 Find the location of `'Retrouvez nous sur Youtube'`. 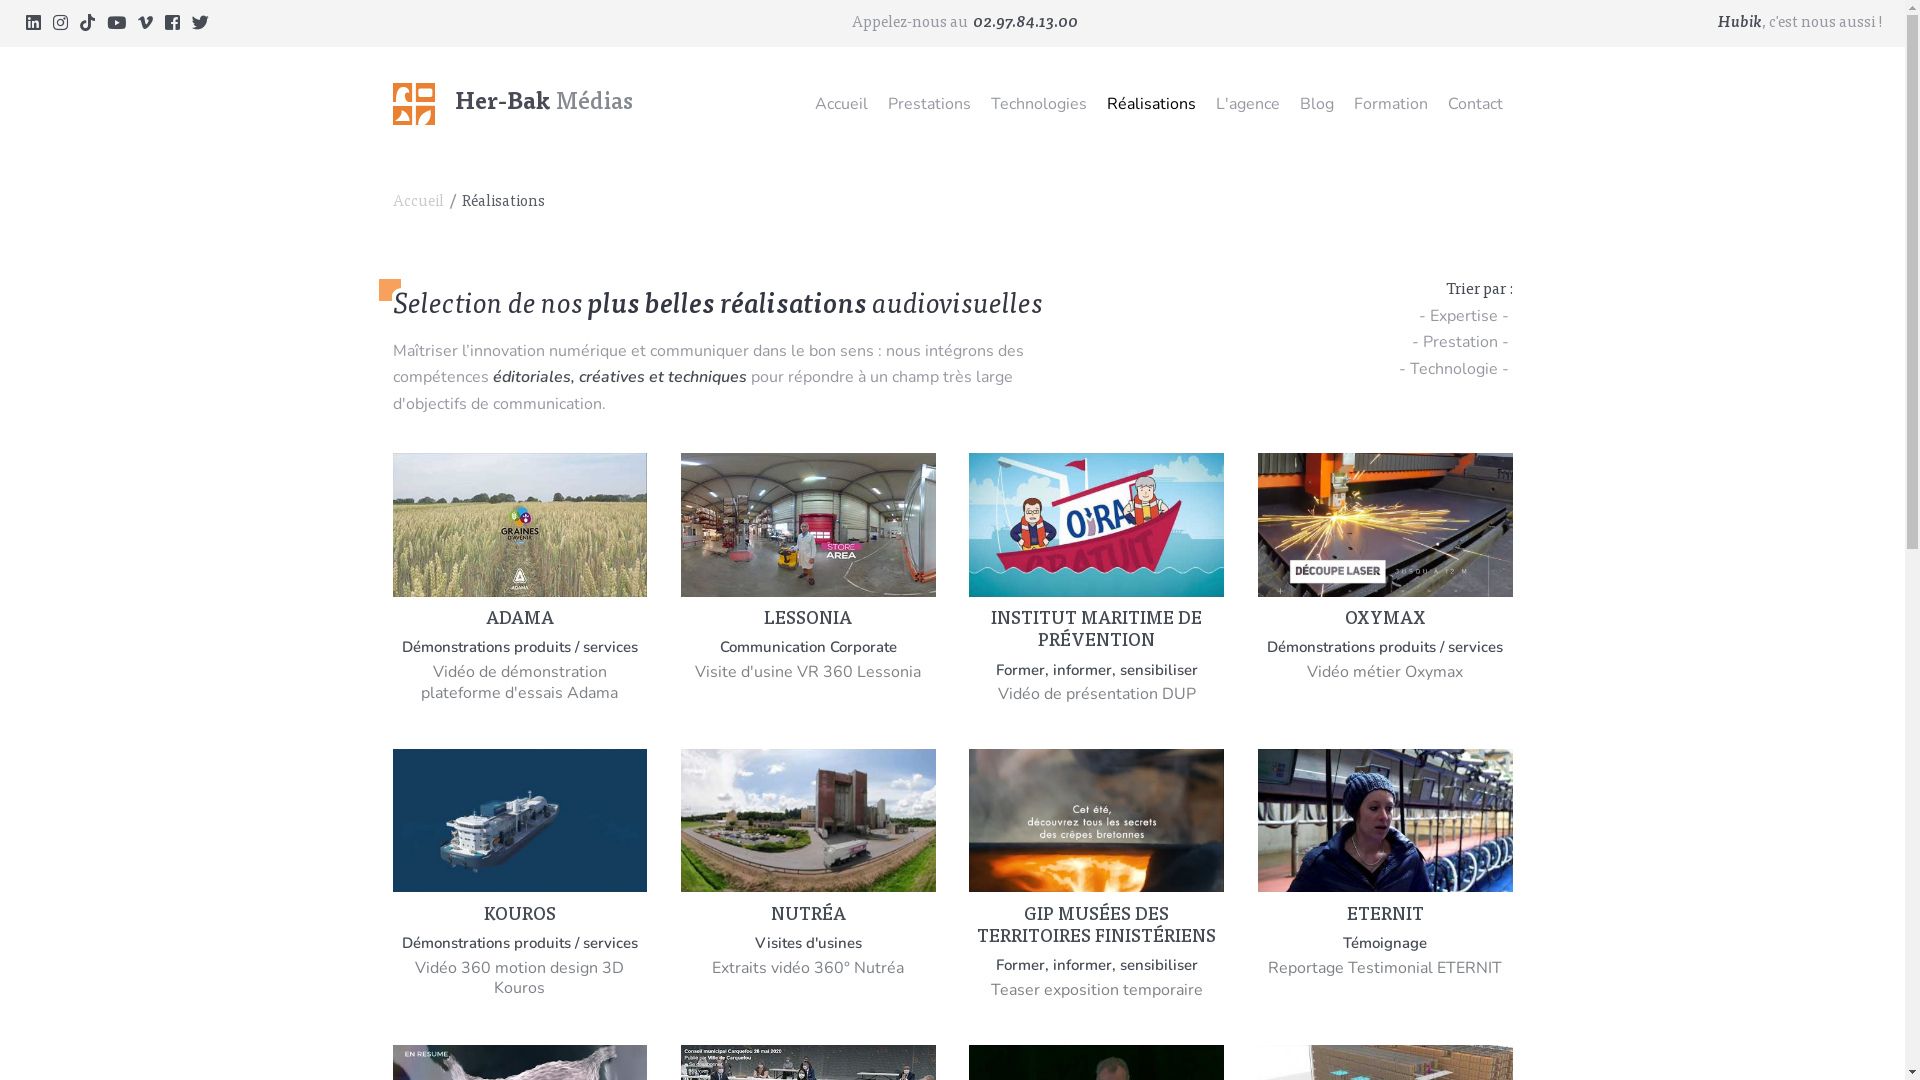

'Retrouvez nous sur Youtube' is located at coordinates (115, 22).